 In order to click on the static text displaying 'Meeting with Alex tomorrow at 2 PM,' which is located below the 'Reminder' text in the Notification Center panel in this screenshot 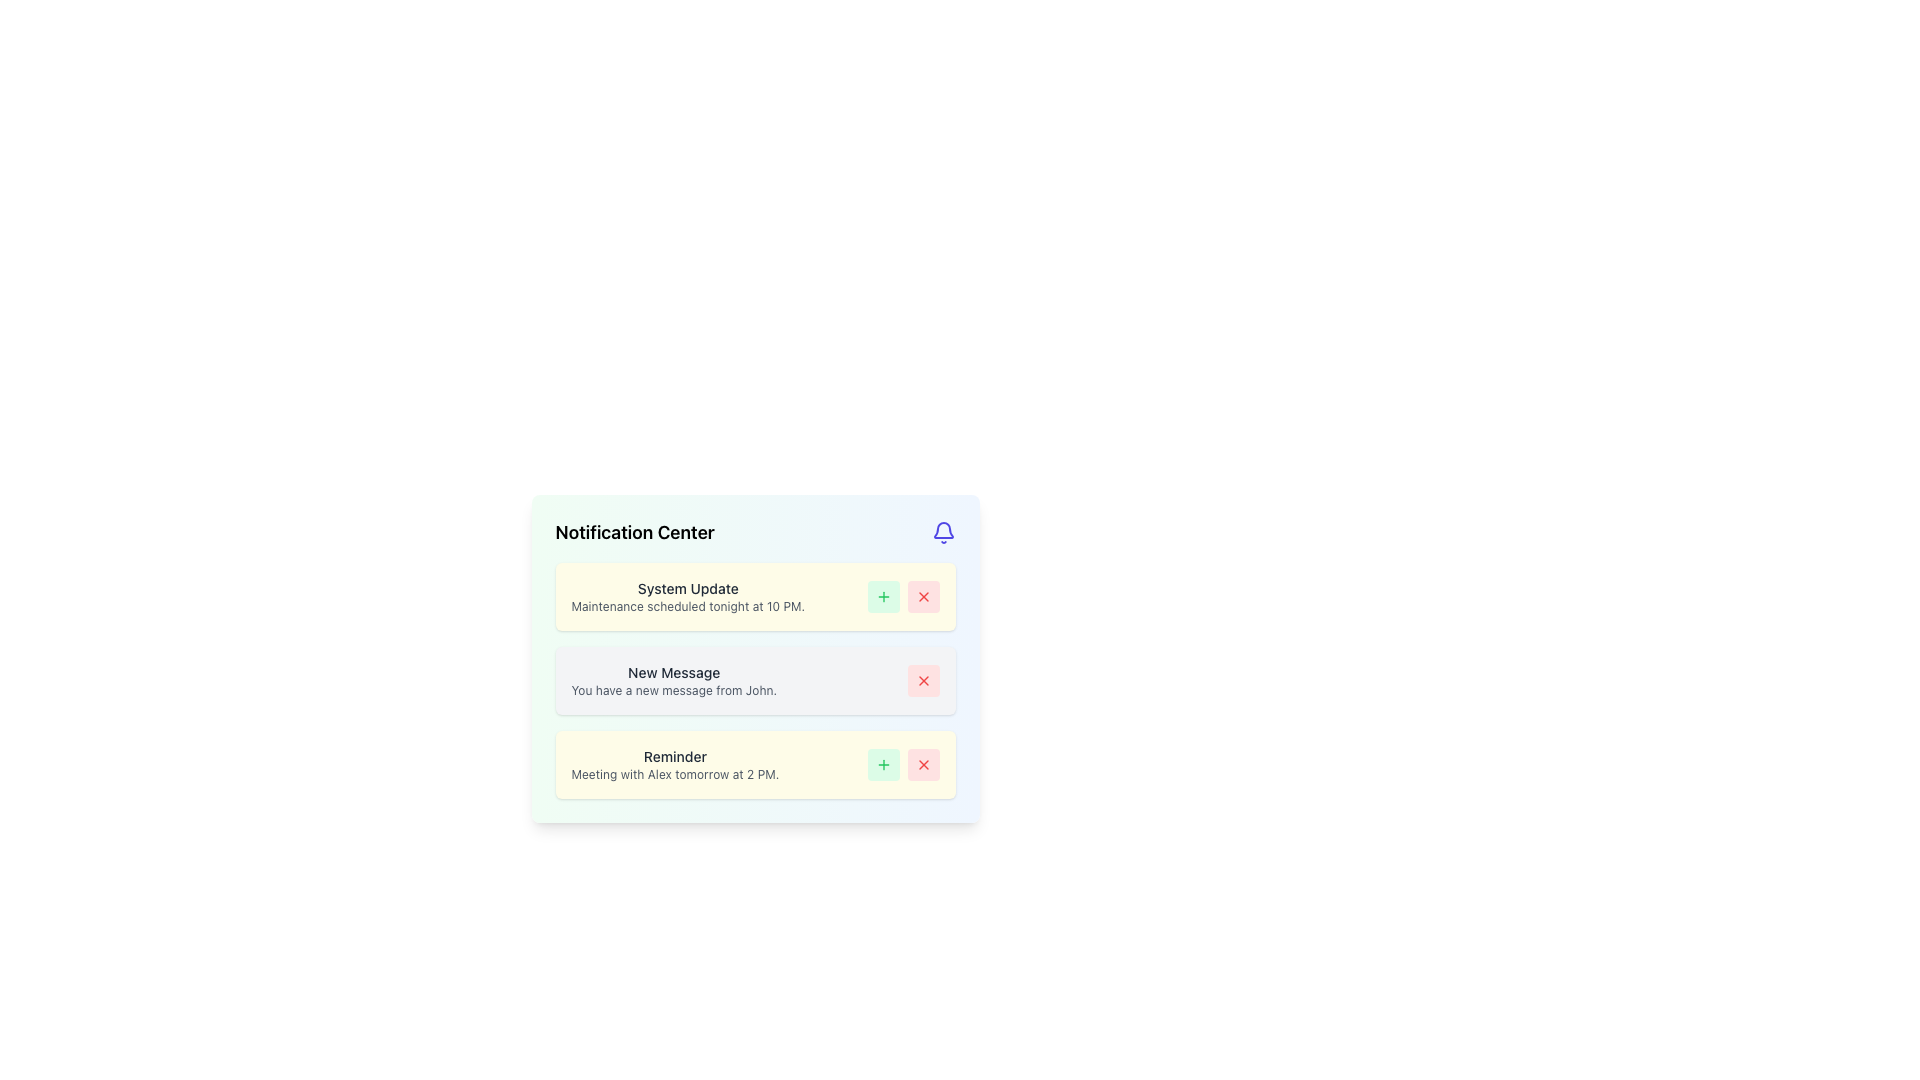, I will do `click(675, 774)`.